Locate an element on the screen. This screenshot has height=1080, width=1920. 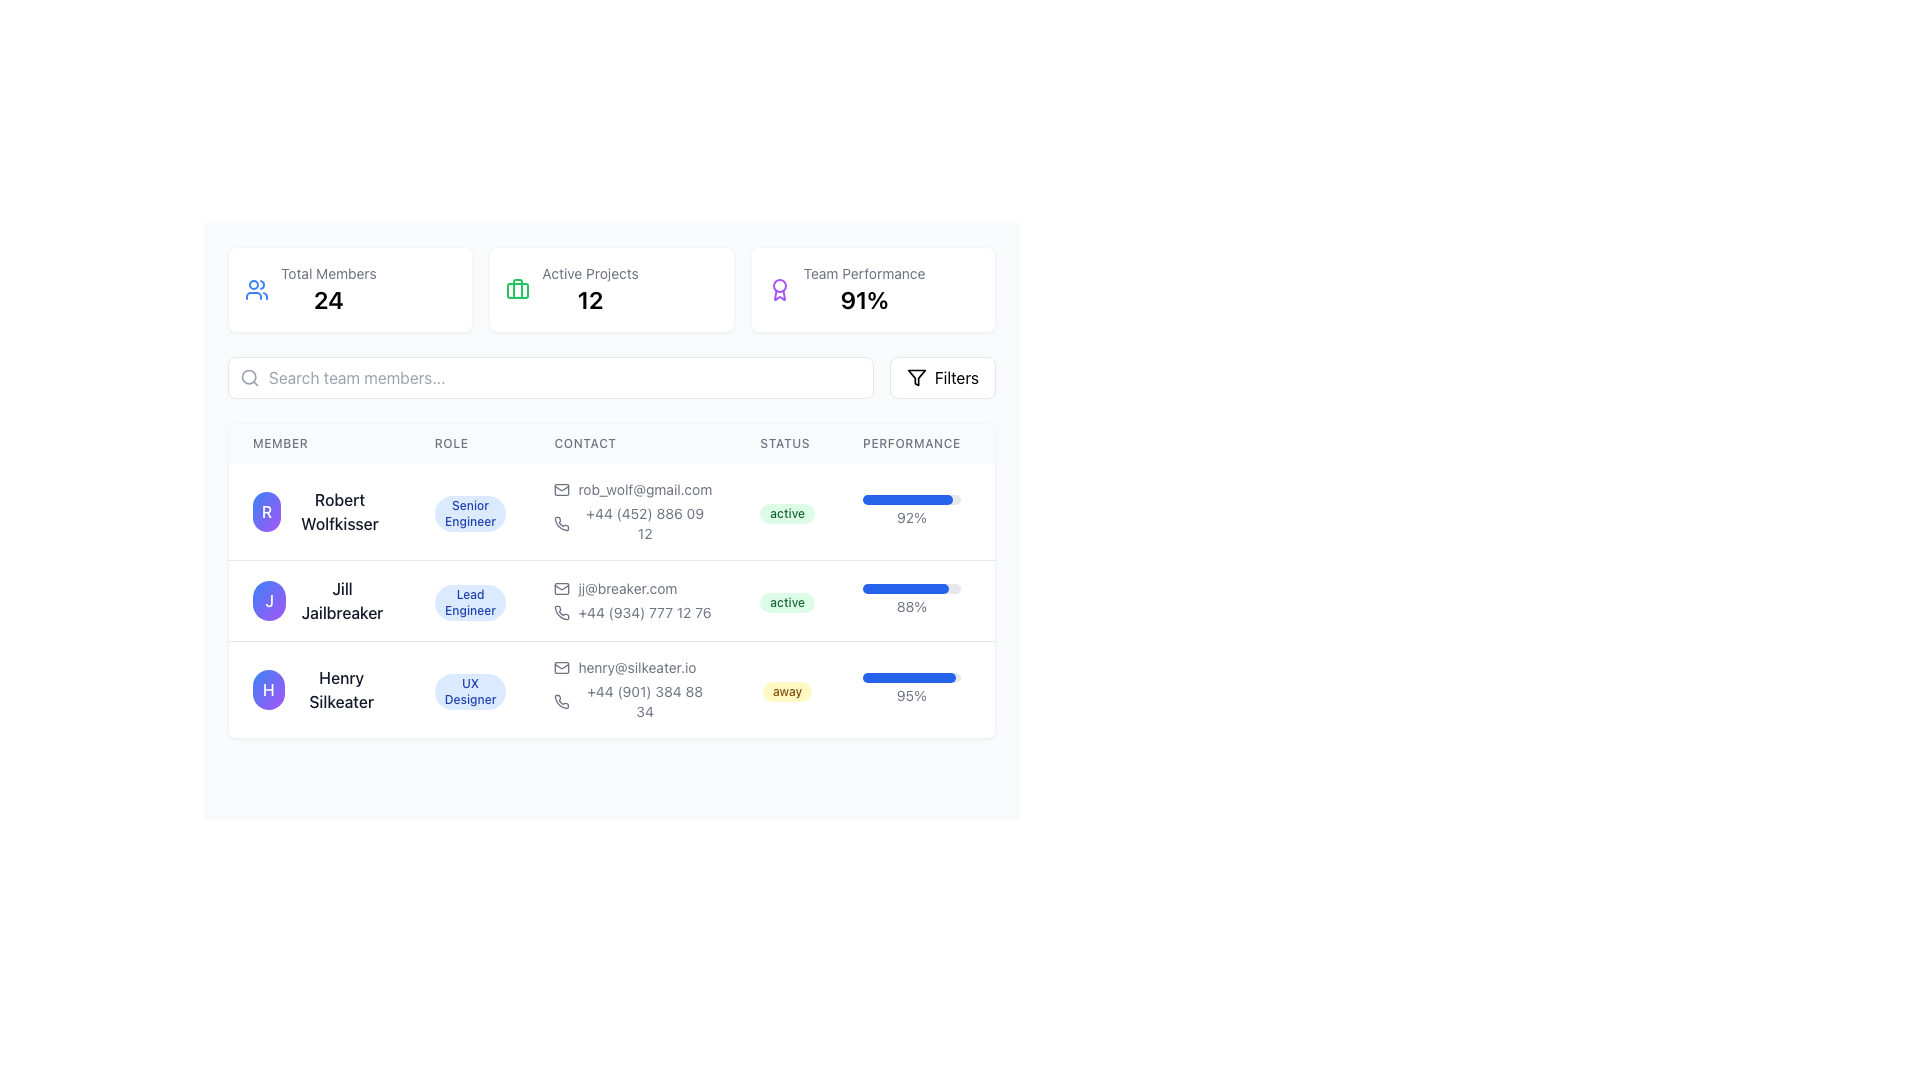
phone number from the Contact Information Display for the individual 'Jill Jailbreaker', which is located in the second row of the table under the 'Contact' column is located at coordinates (632, 600).